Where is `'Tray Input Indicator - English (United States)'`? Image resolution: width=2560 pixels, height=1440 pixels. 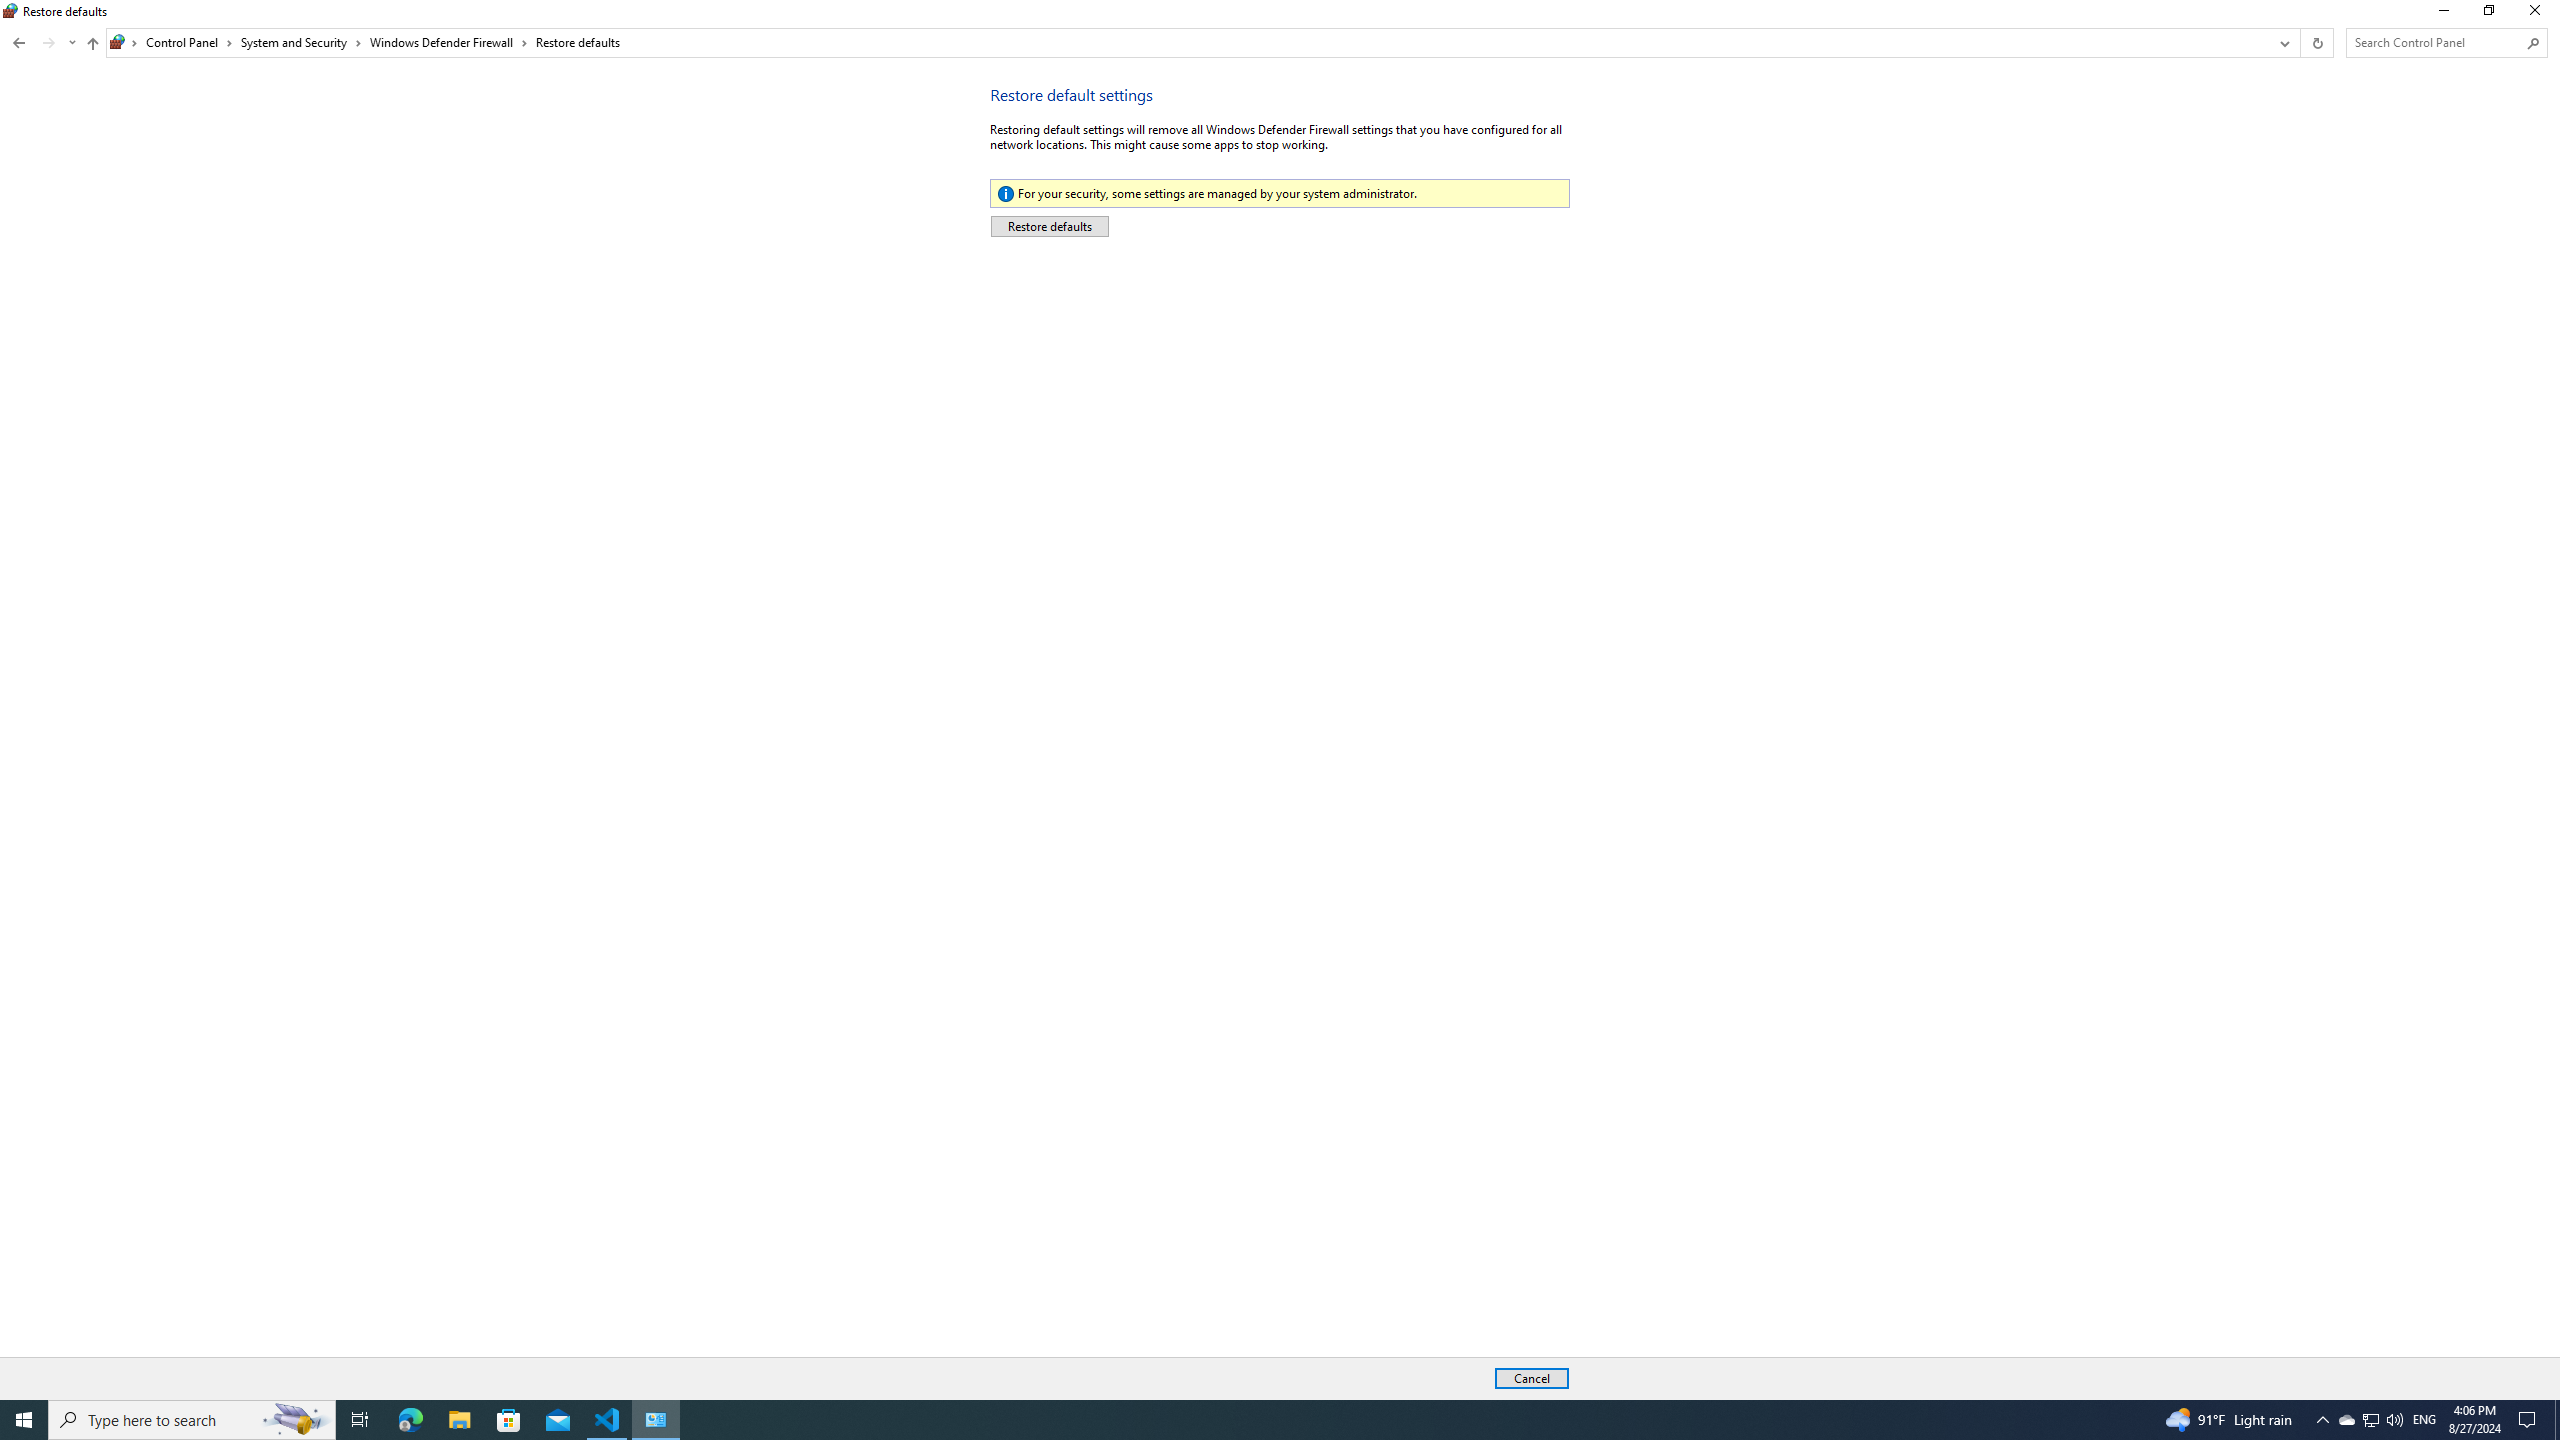
'Tray Input Indicator - English (United States)' is located at coordinates (2424, 1418).